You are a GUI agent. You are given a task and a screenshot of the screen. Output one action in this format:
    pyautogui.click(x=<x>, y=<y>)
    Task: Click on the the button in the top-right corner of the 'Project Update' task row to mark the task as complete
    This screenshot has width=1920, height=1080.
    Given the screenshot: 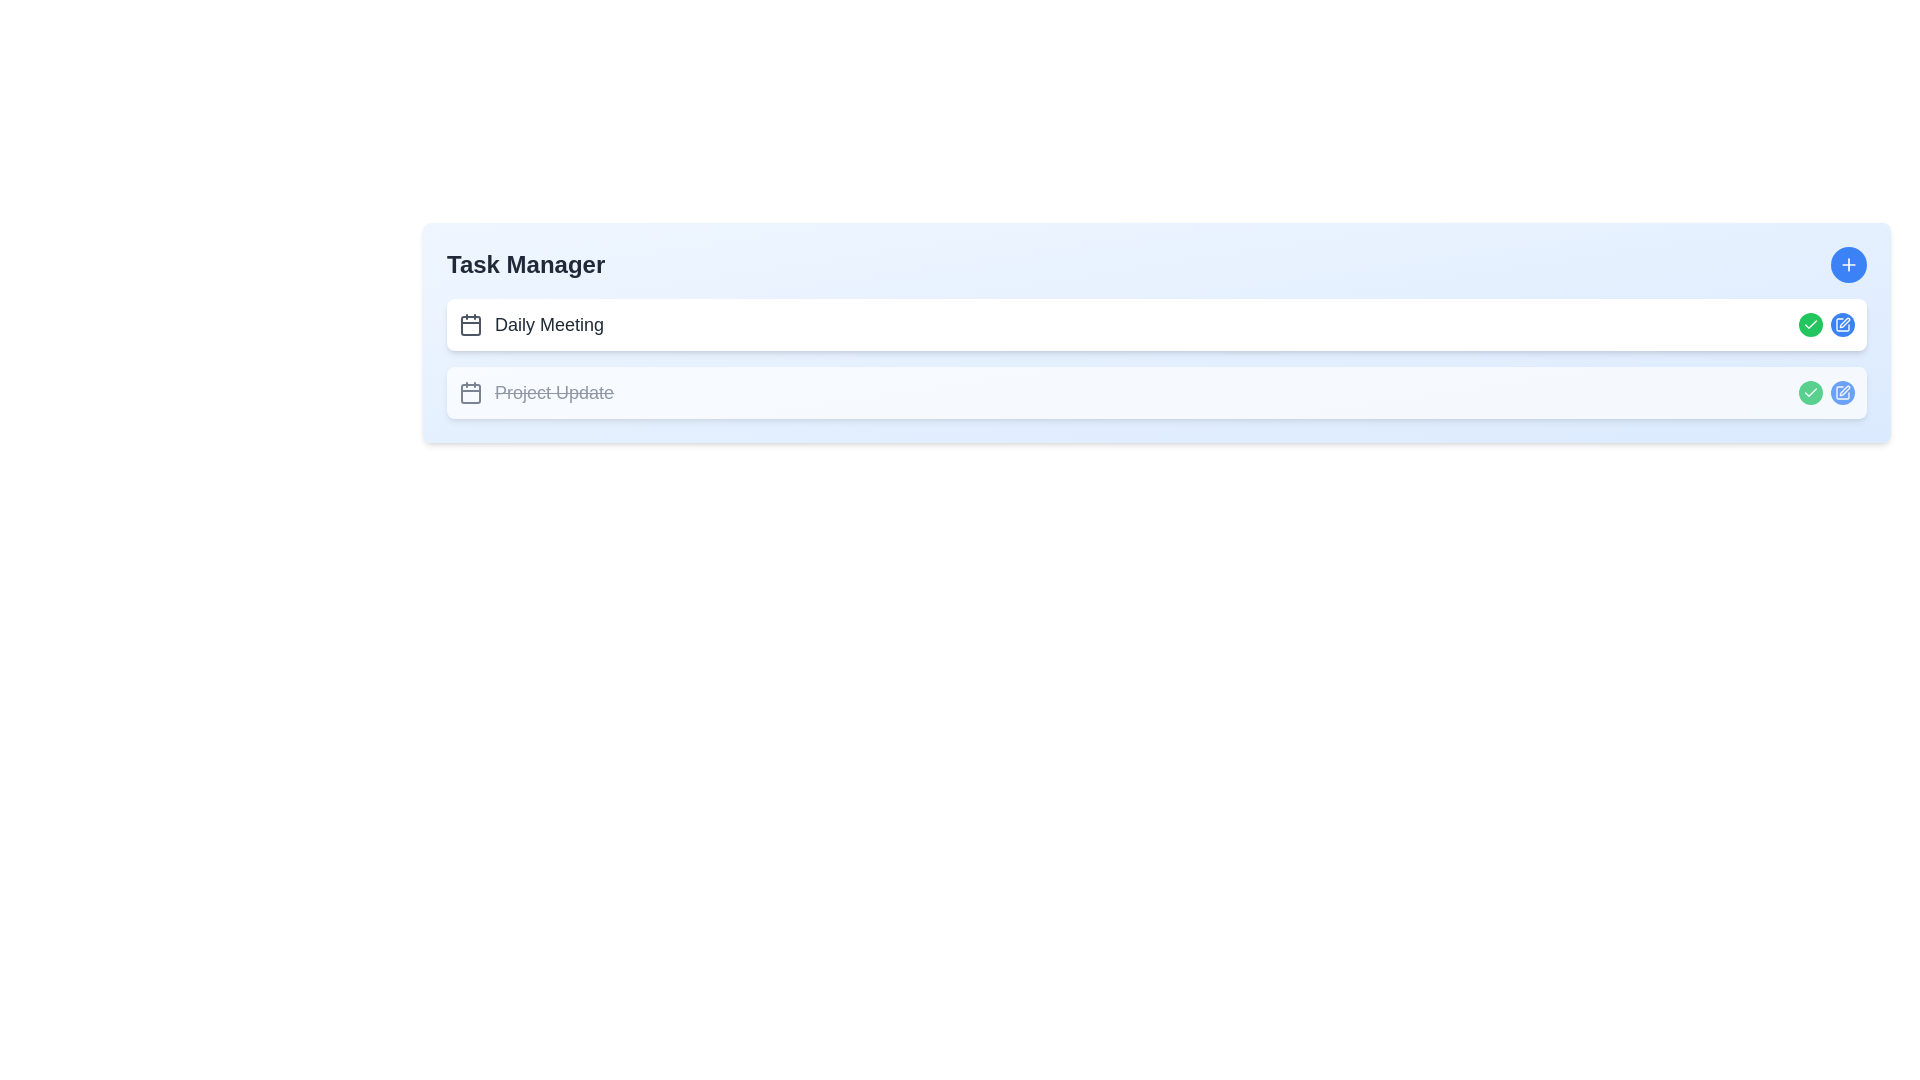 What is the action you would take?
    pyautogui.click(x=1810, y=323)
    